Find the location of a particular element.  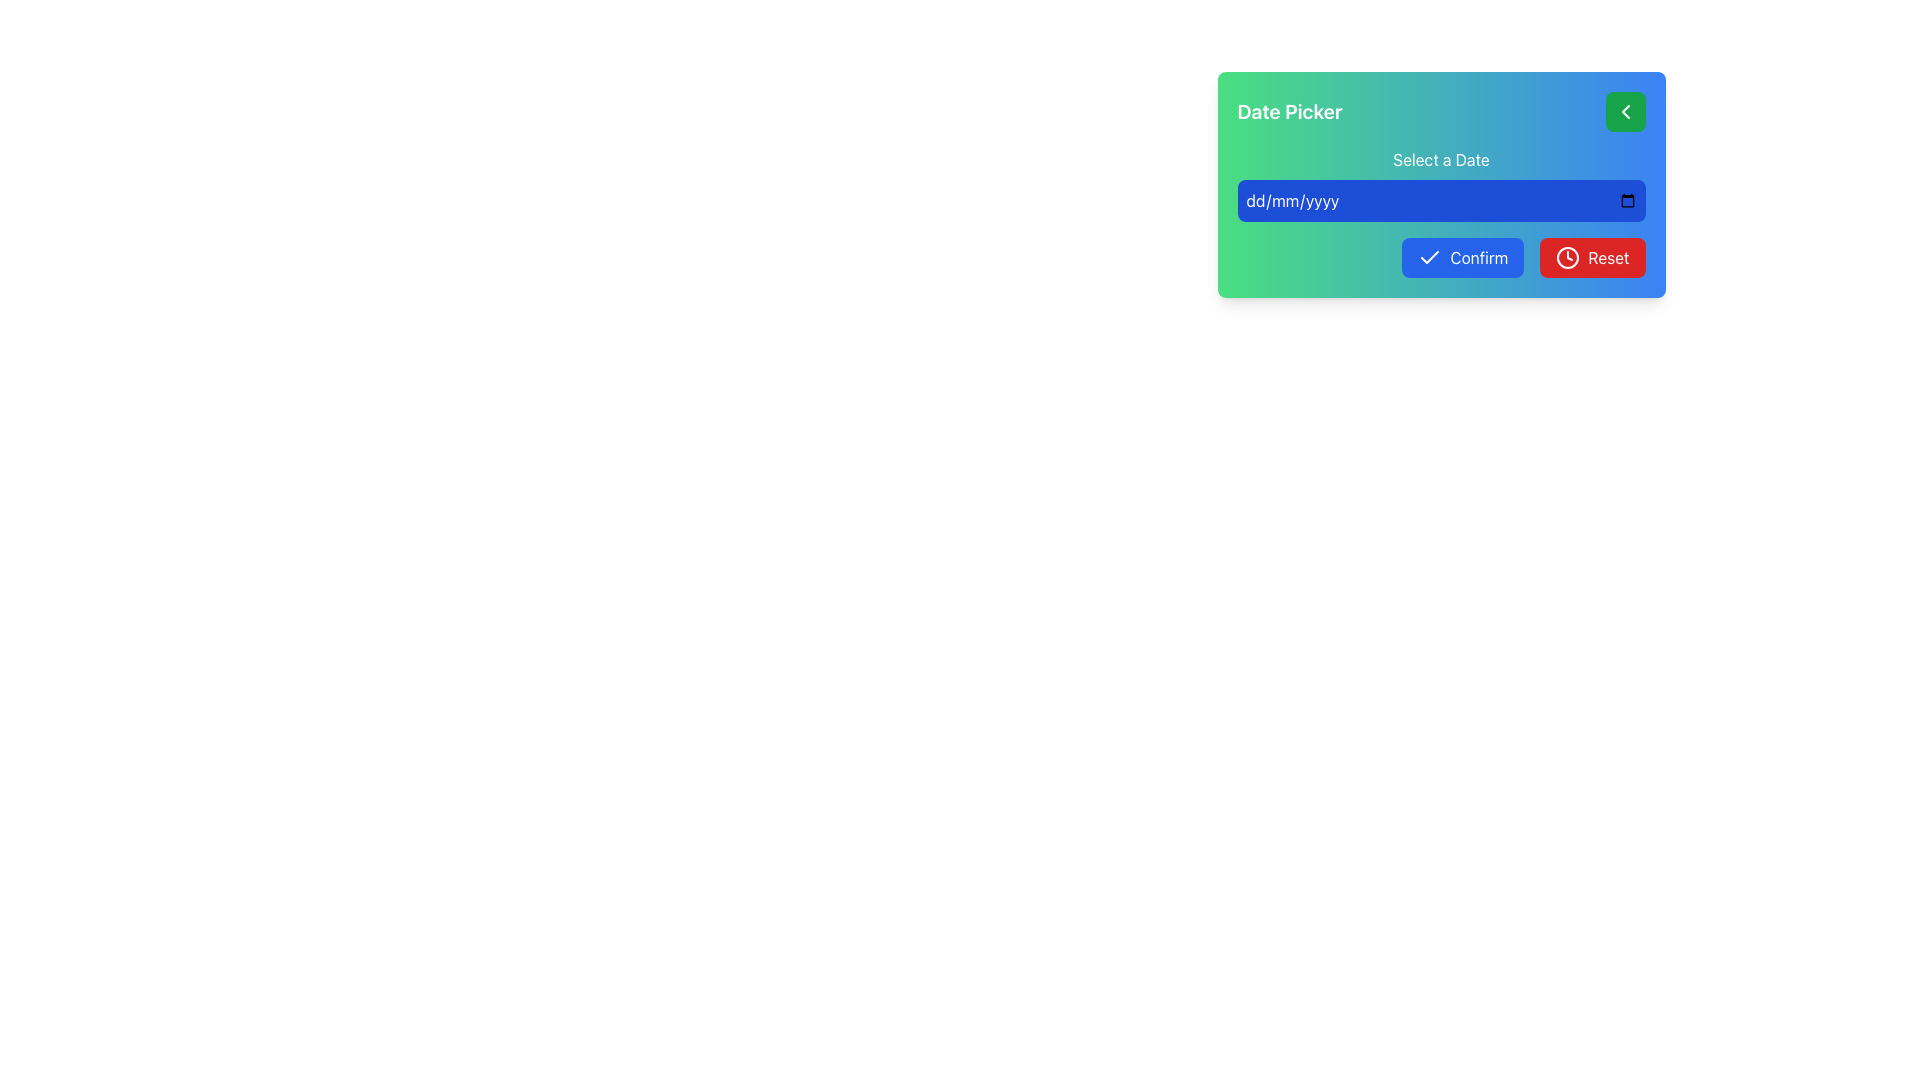

the confirmation button located in the bottom-right section of the dialog box to confirm the action is located at coordinates (1463, 257).